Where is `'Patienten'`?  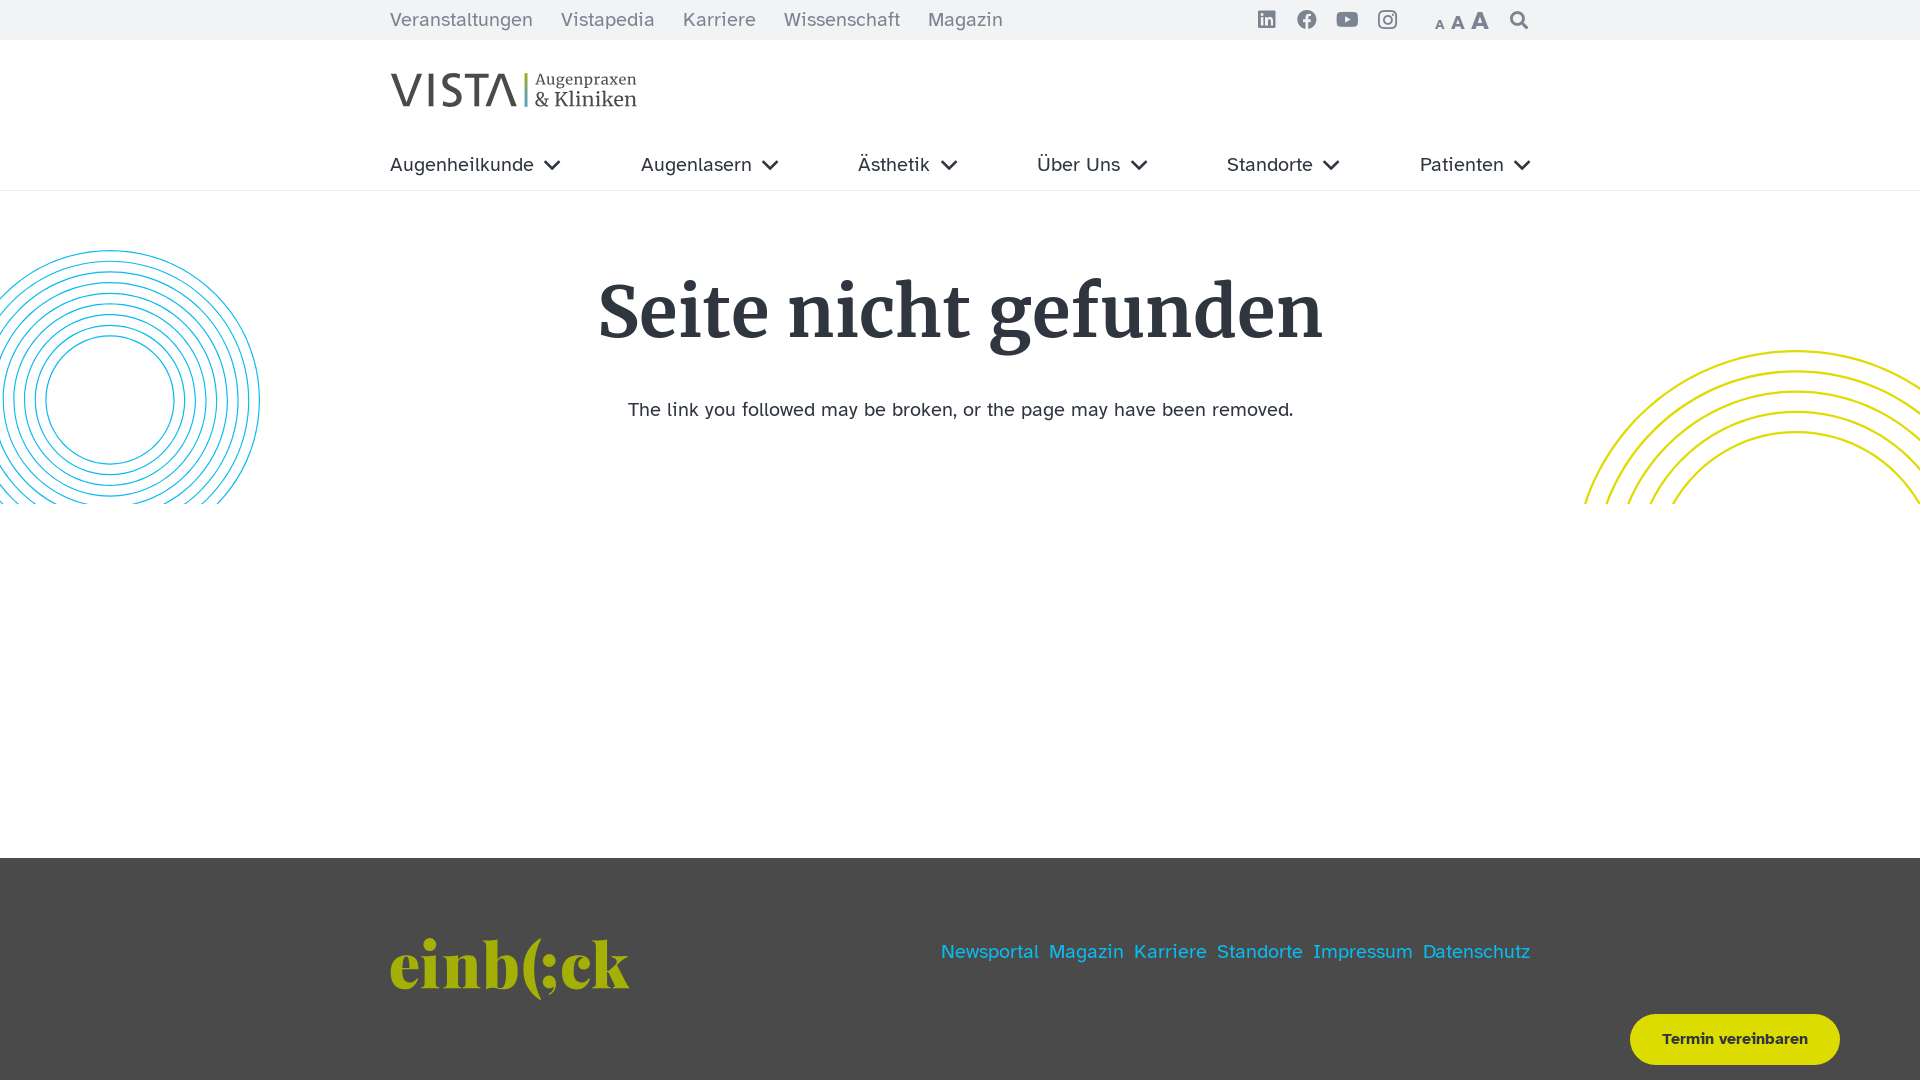
'Patienten' is located at coordinates (1474, 164).